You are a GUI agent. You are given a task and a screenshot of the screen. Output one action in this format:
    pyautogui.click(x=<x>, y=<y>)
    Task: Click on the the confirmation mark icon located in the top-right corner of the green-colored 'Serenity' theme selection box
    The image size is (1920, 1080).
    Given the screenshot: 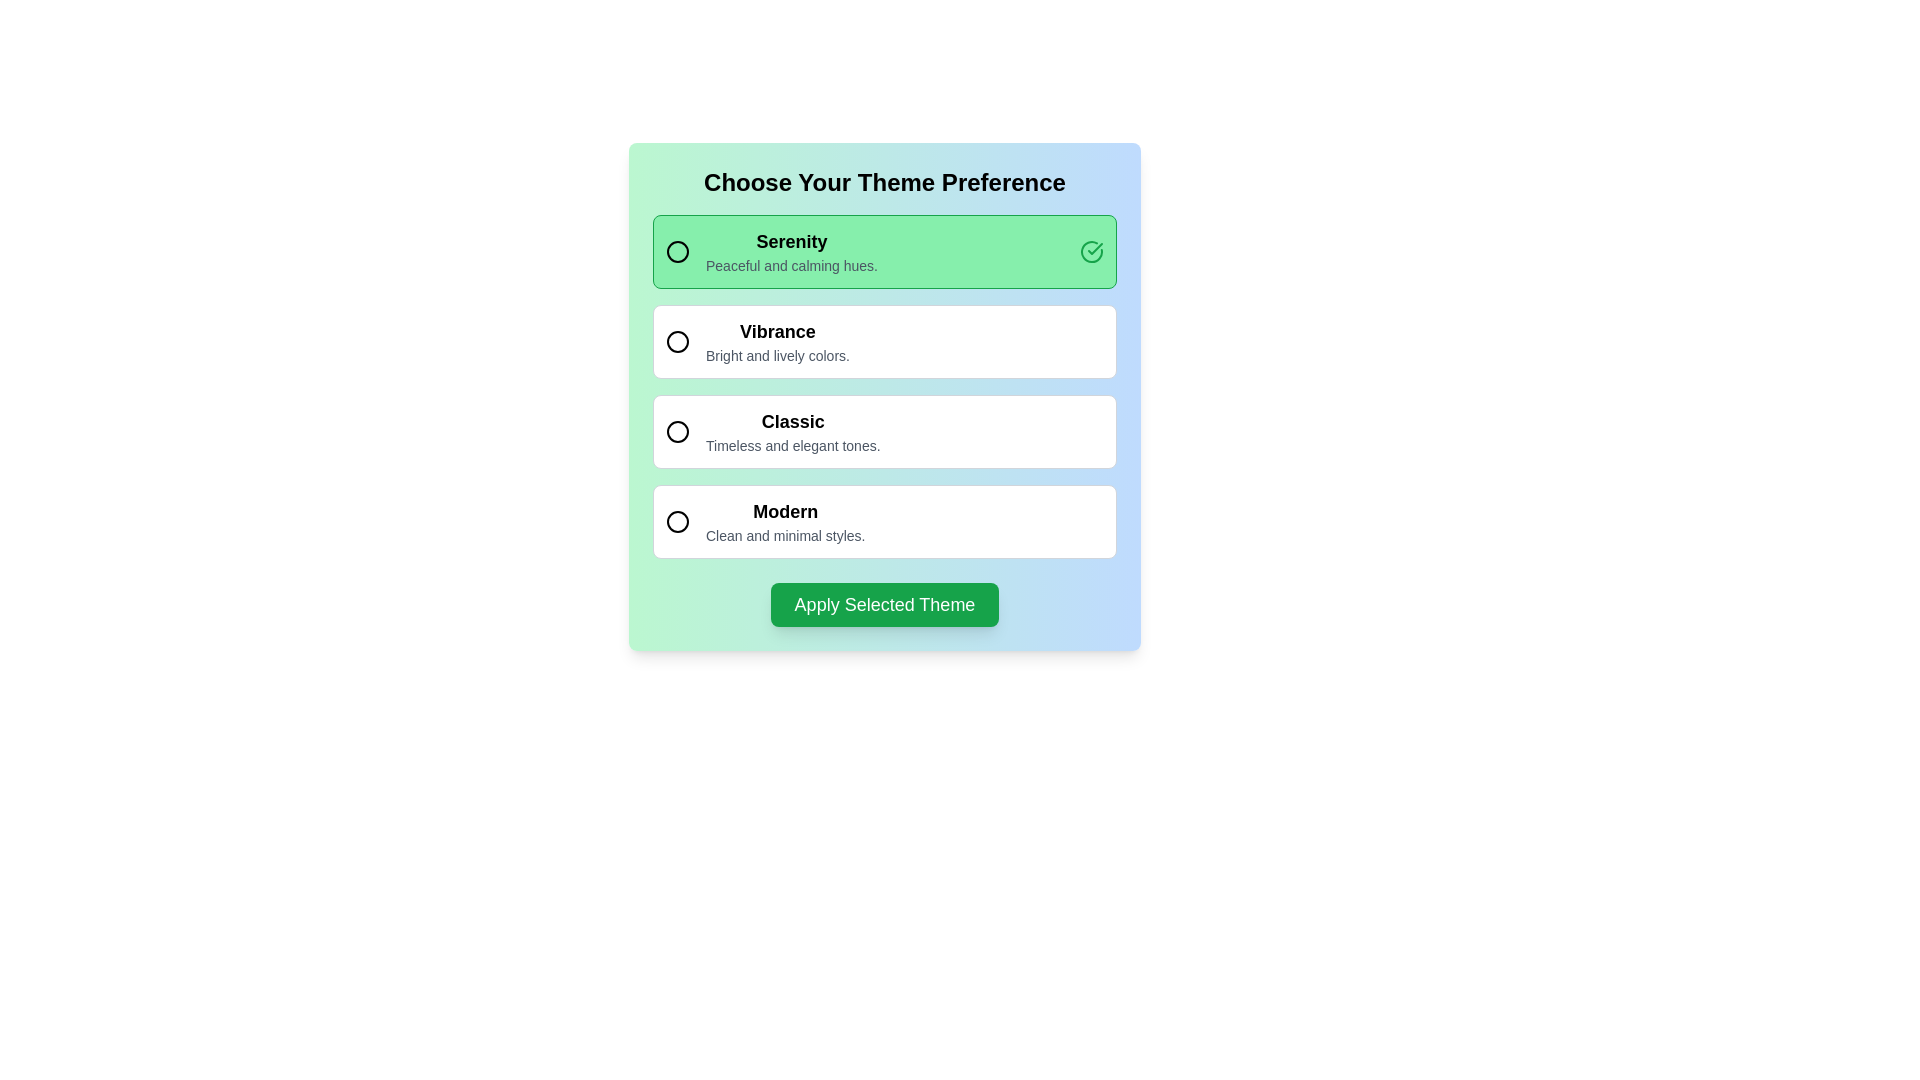 What is the action you would take?
    pyautogui.click(x=1094, y=248)
    